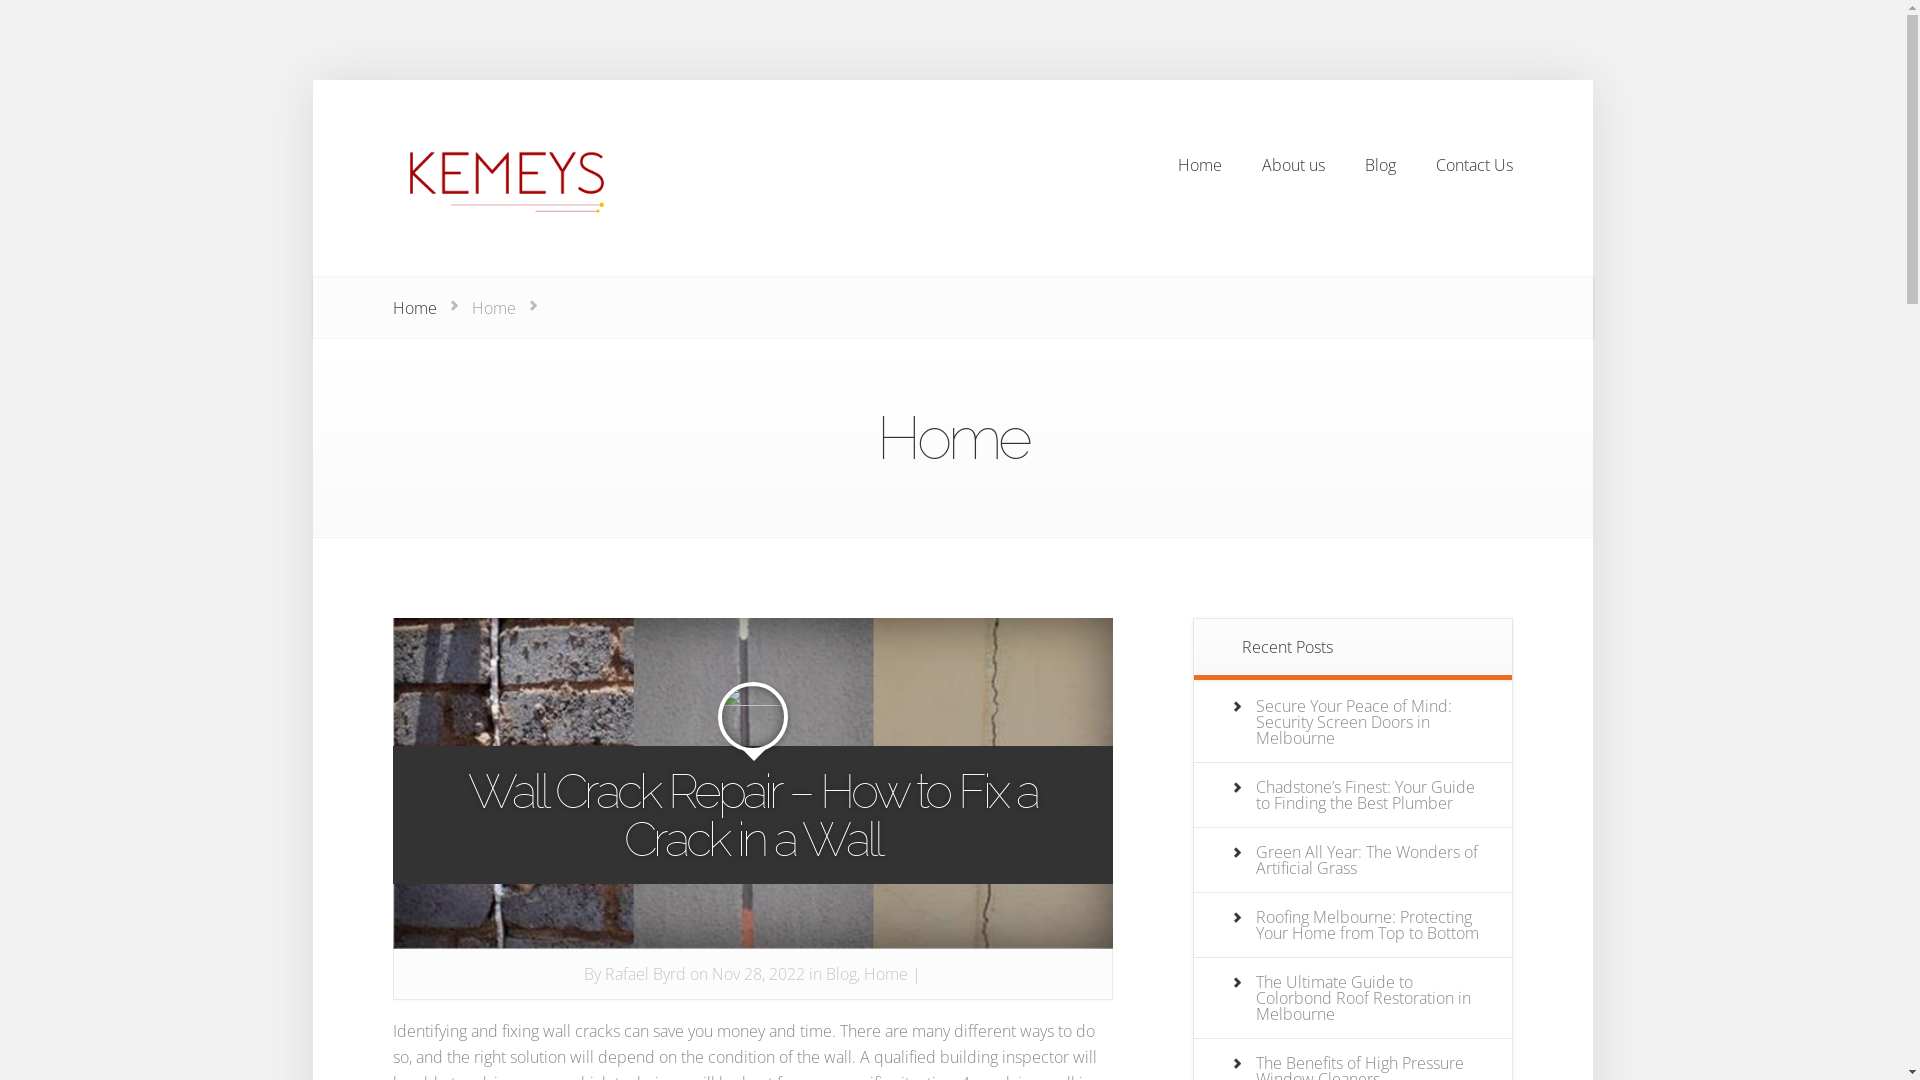  Describe the element at coordinates (885, 973) in the screenshot. I see `'Home'` at that location.